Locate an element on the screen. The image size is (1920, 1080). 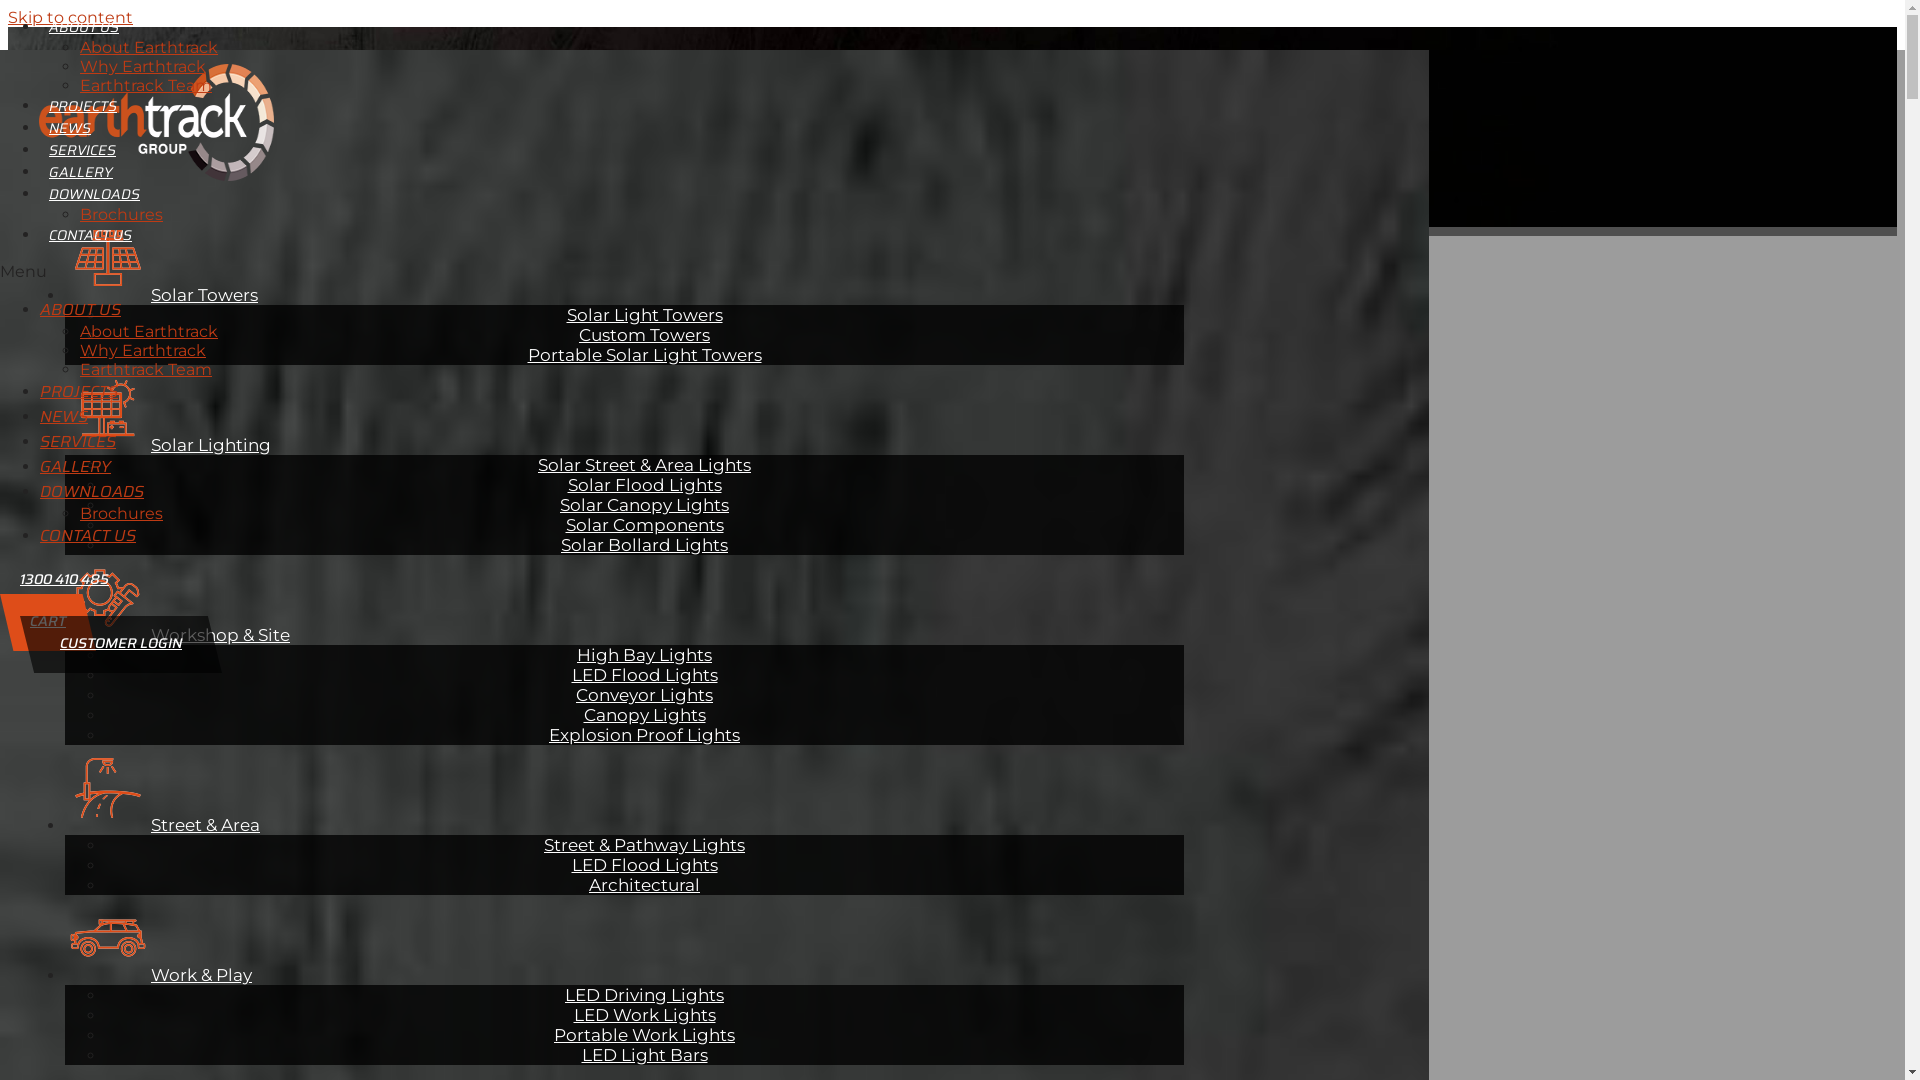
'Portable Work Lights' is located at coordinates (543, 1033).